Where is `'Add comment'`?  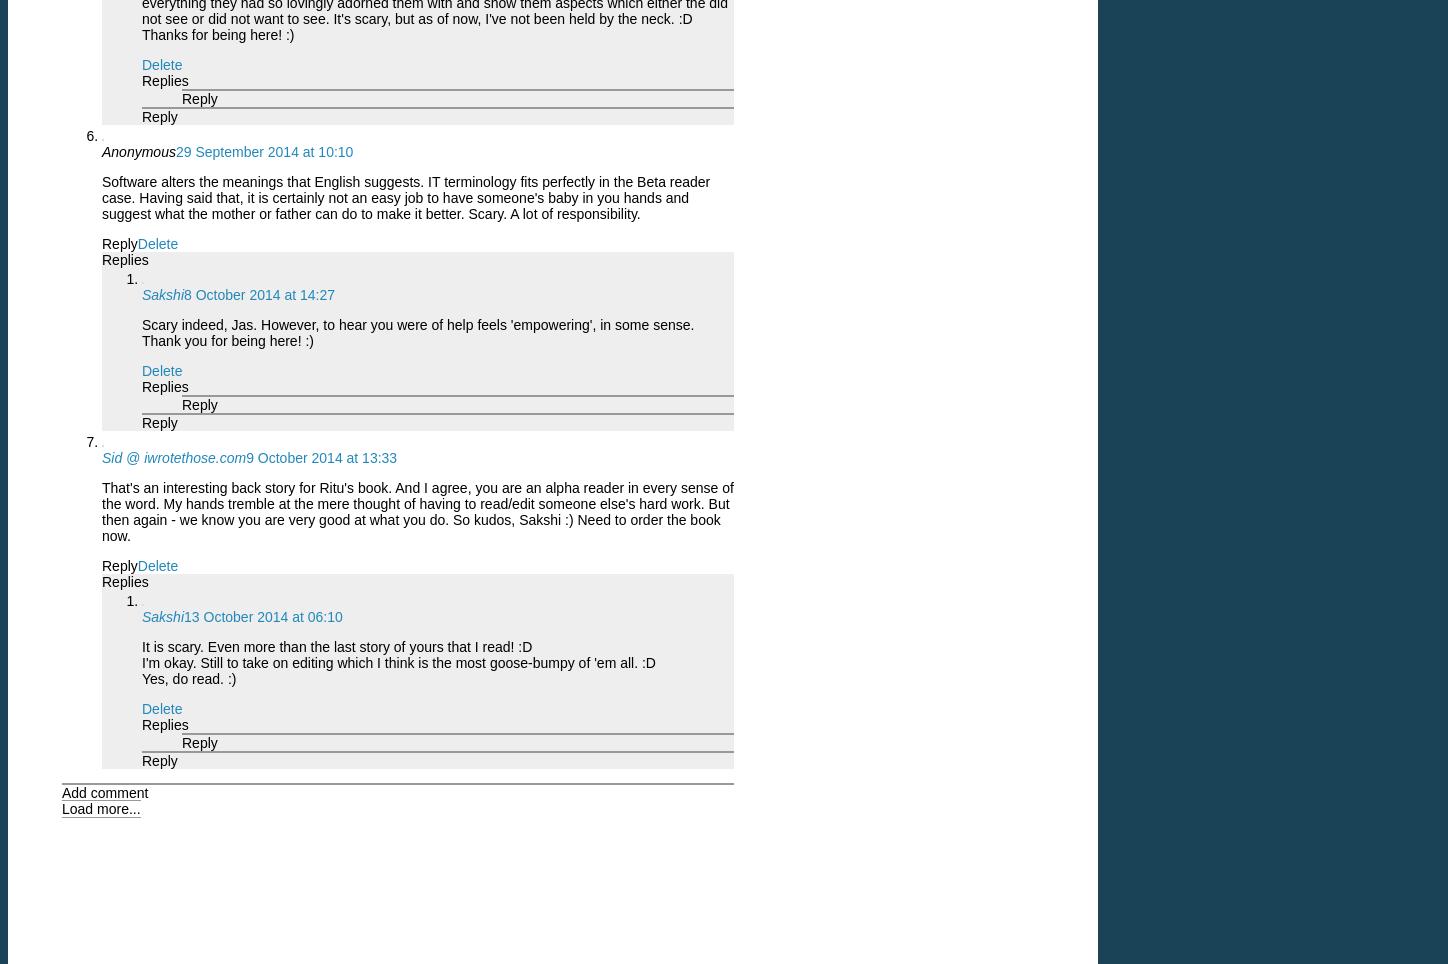 'Add comment' is located at coordinates (103, 792).